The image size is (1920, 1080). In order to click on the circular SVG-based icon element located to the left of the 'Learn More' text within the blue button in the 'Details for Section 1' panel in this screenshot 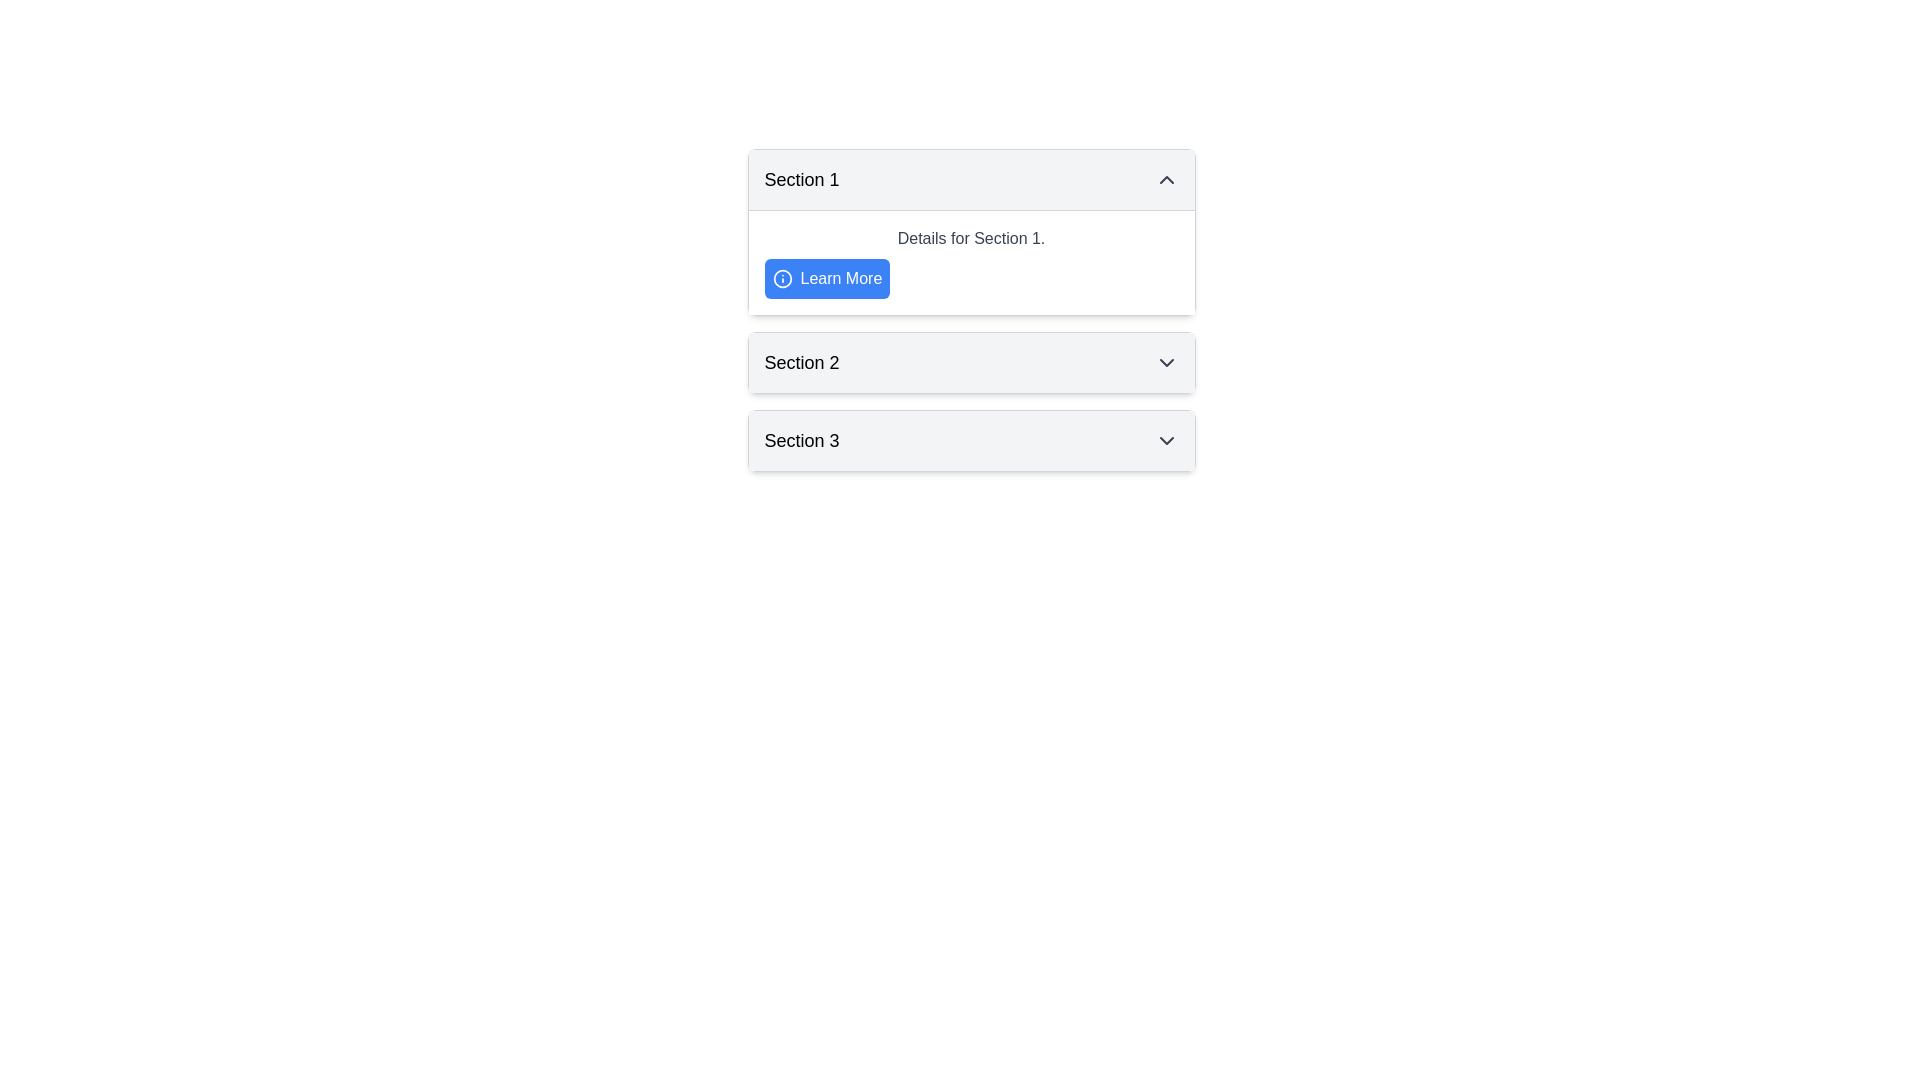, I will do `click(781, 278)`.